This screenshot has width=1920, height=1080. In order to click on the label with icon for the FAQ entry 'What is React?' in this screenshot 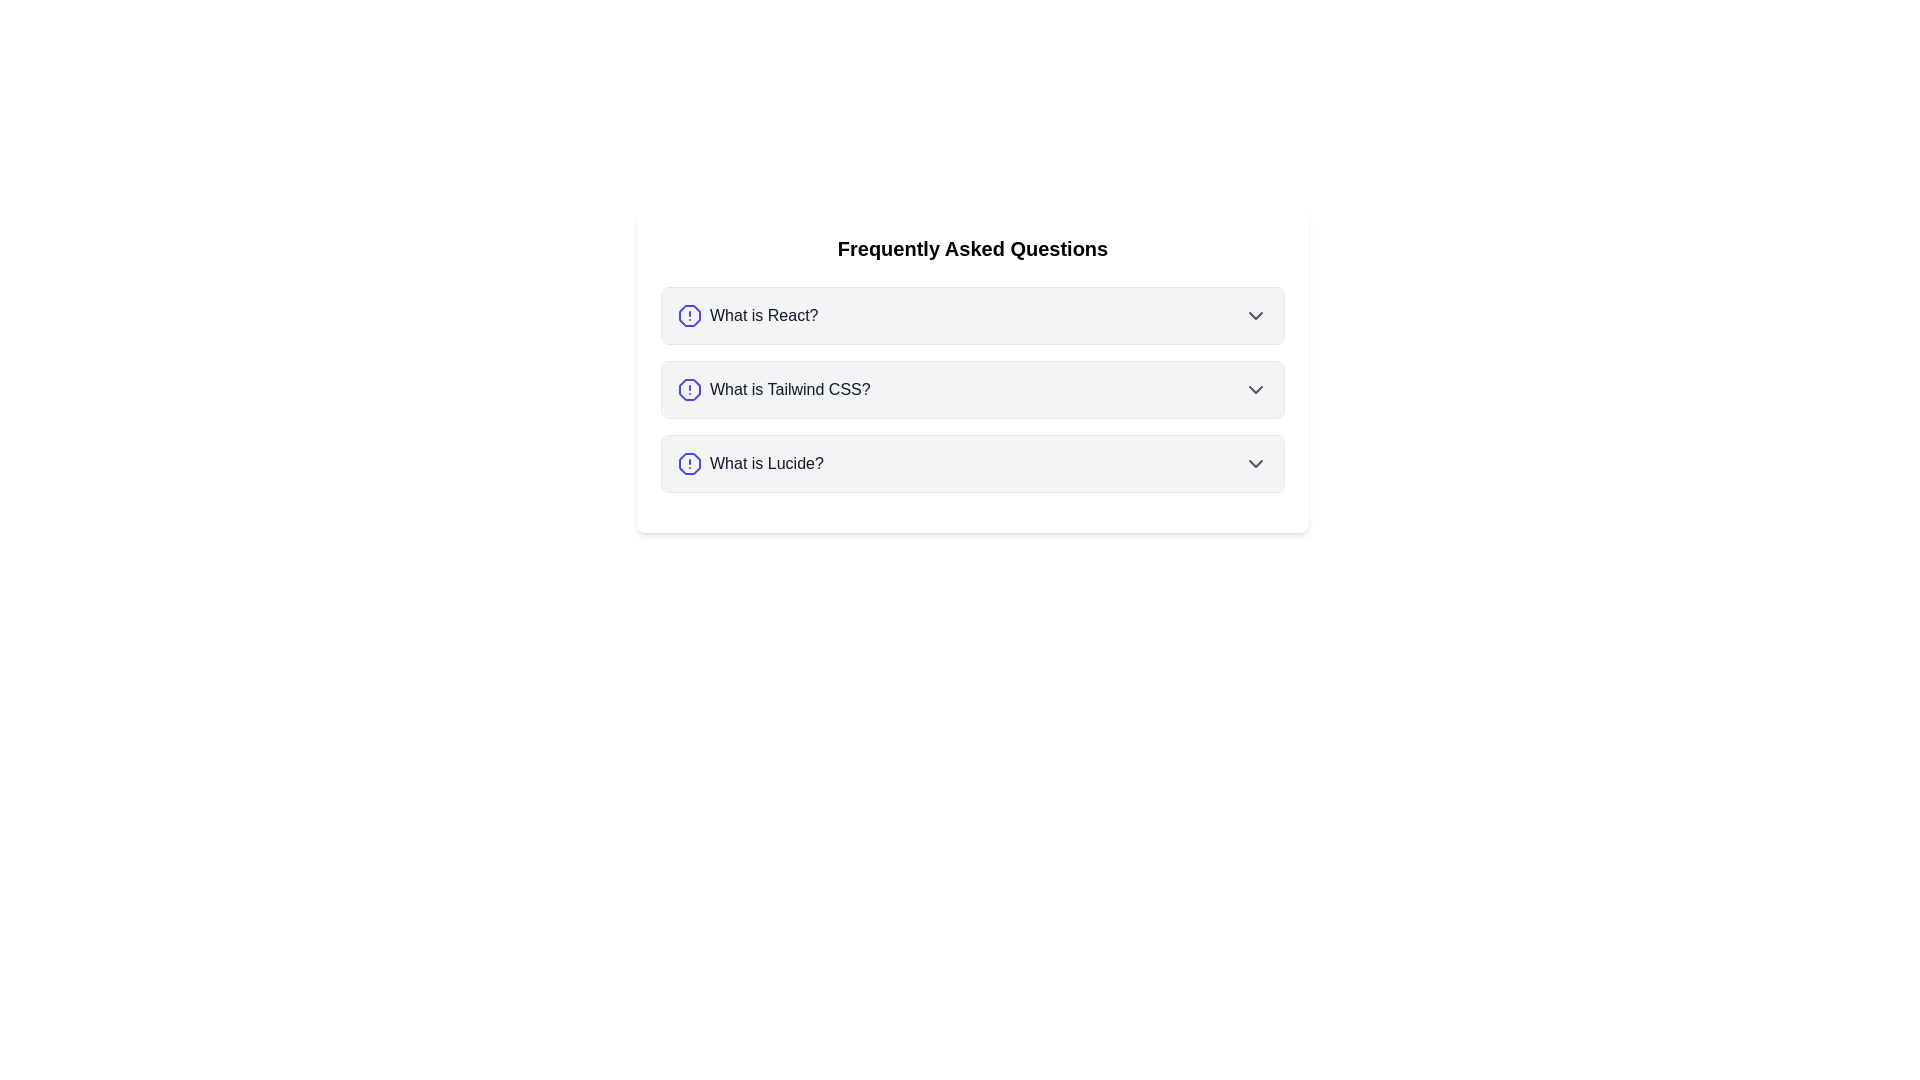, I will do `click(747, 315)`.